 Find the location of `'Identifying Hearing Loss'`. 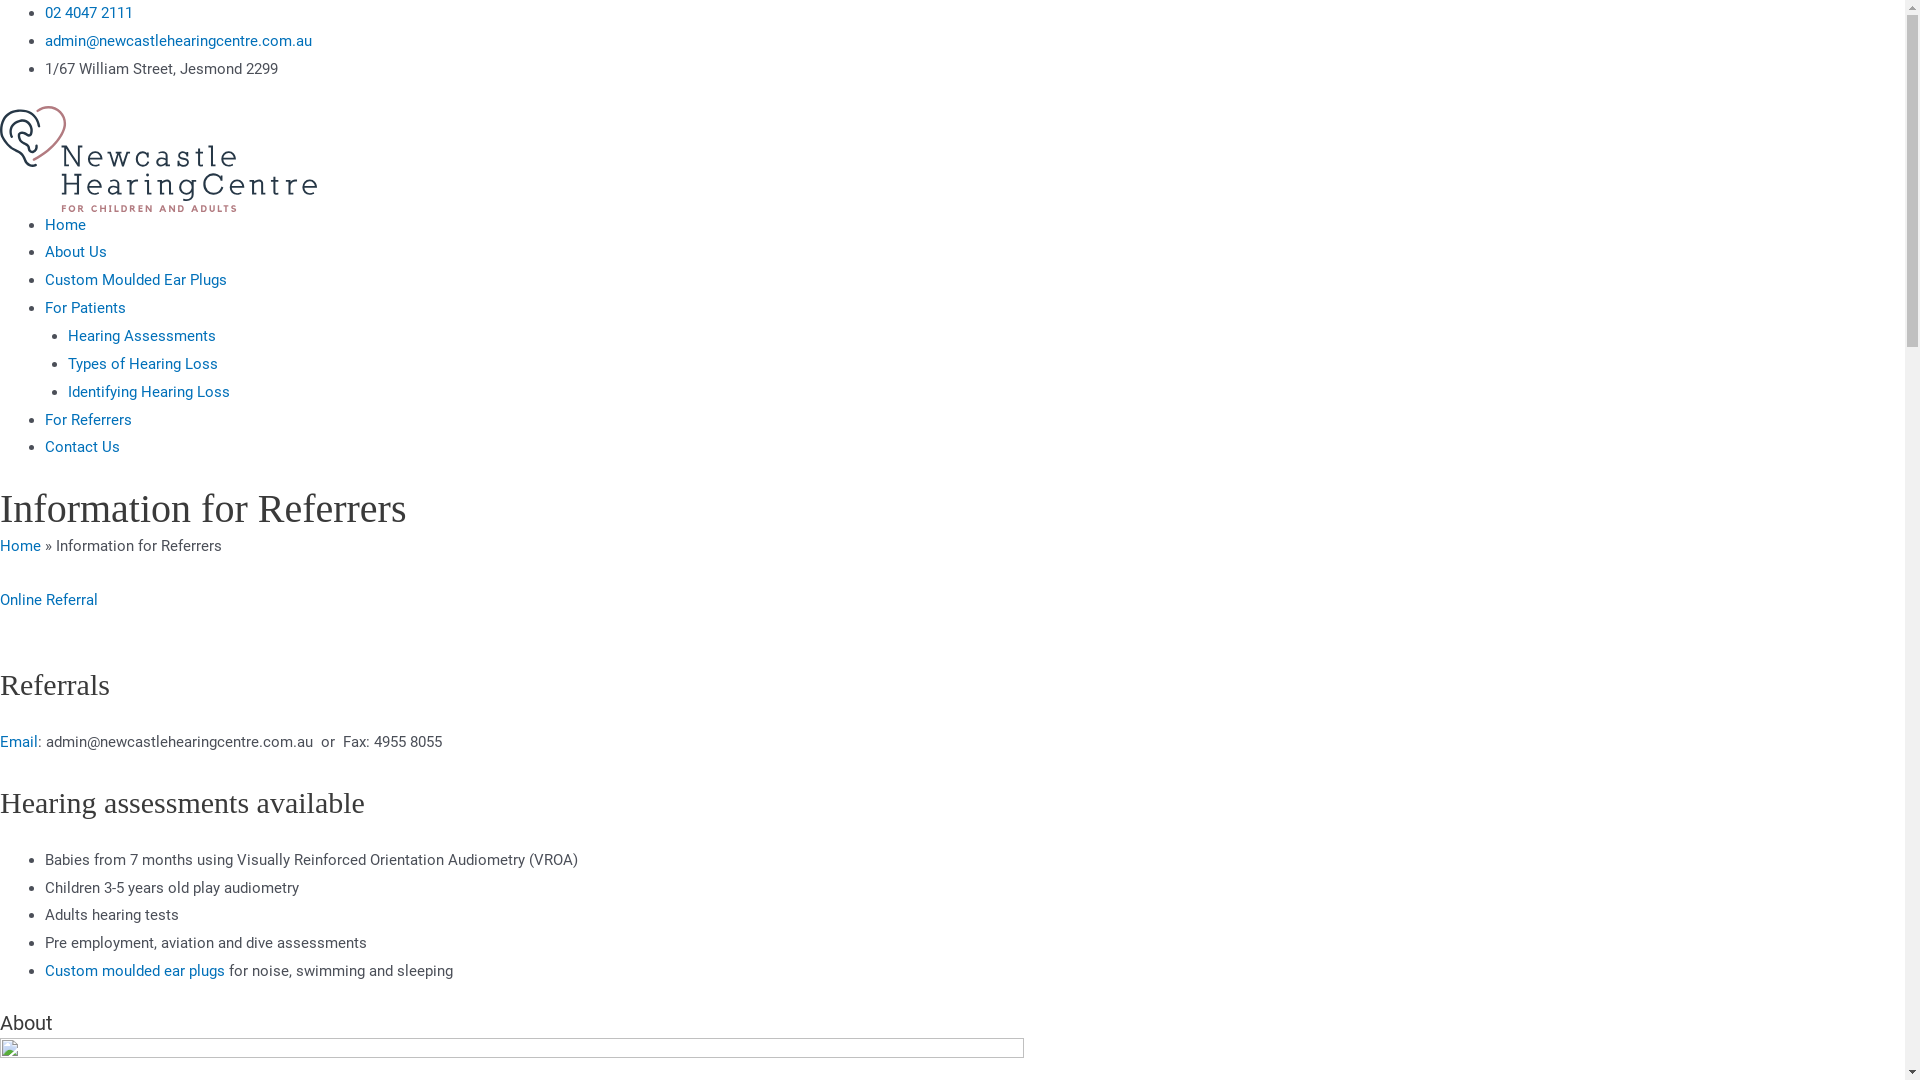

'Identifying Hearing Loss' is located at coordinates (67, 392).